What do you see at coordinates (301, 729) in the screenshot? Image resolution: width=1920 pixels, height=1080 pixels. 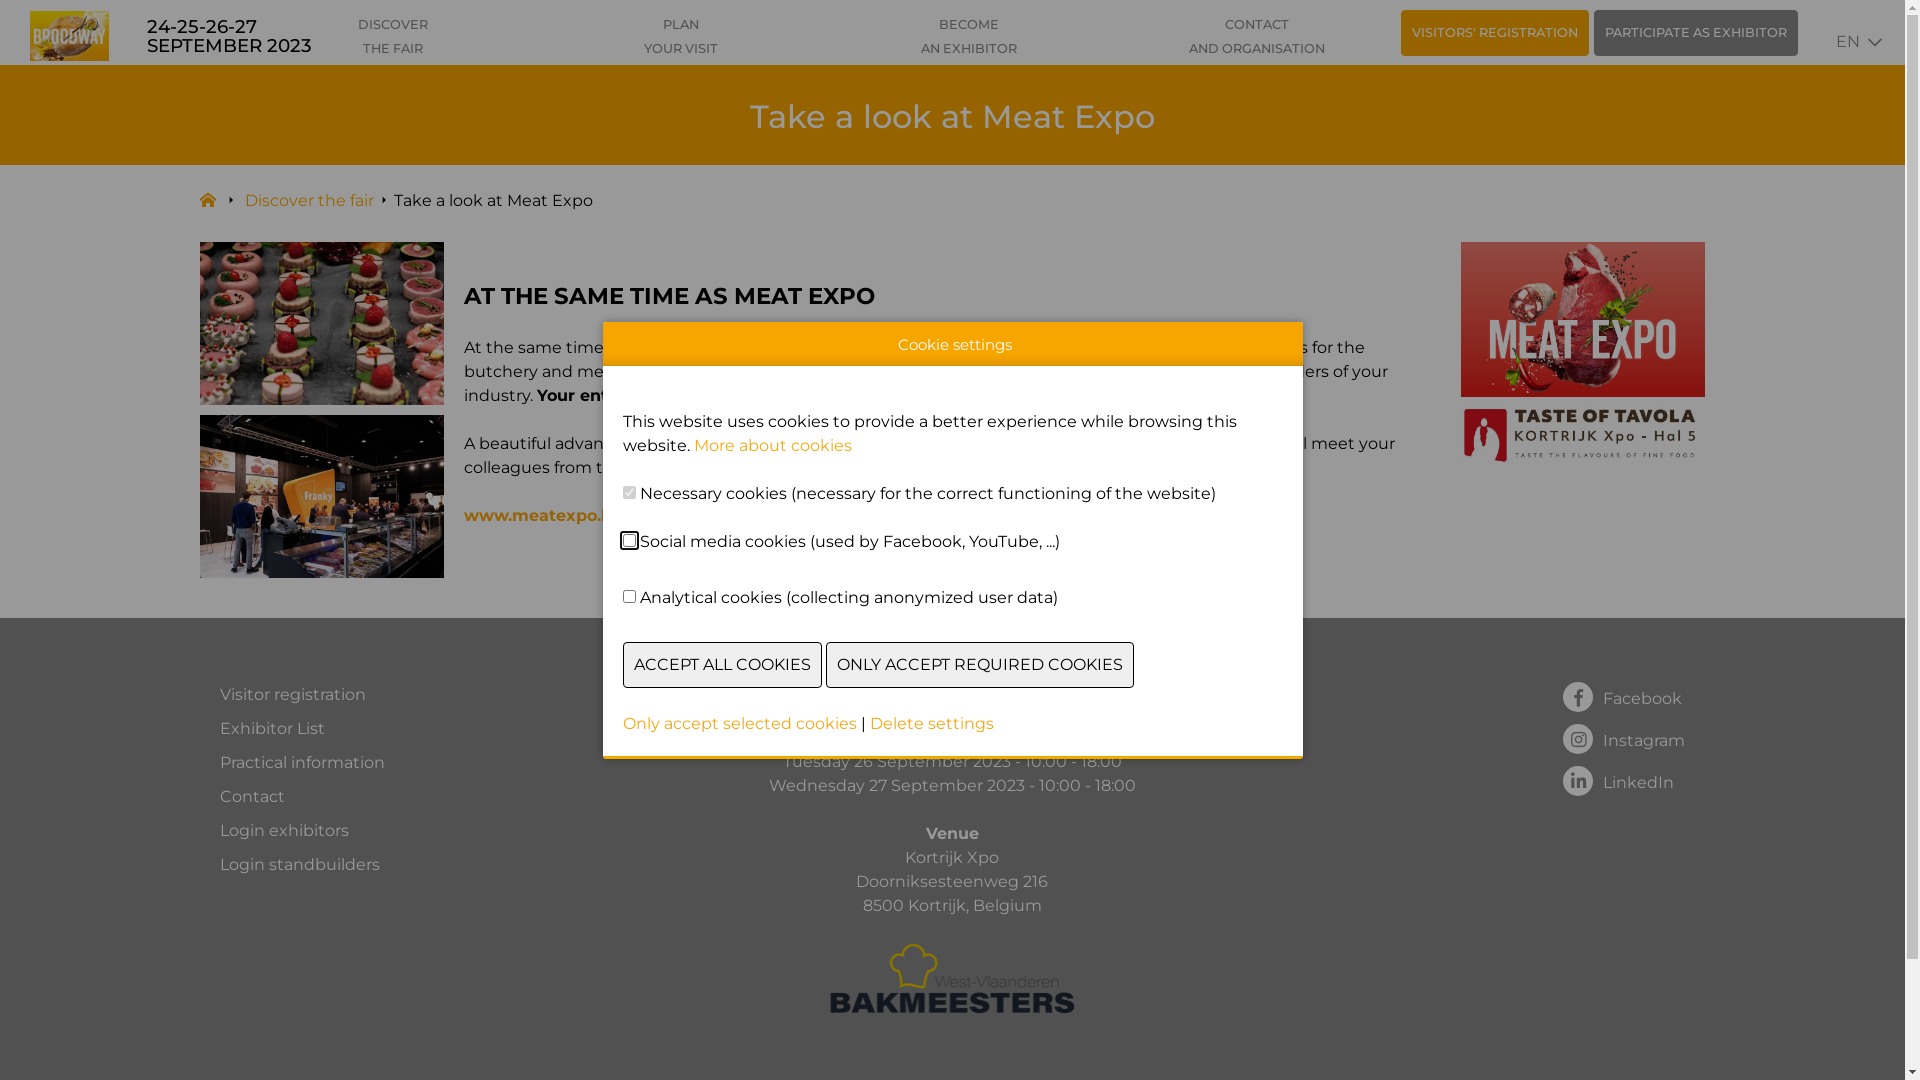 I see `'Exhibitor List'` at bounding box center [301, 729].